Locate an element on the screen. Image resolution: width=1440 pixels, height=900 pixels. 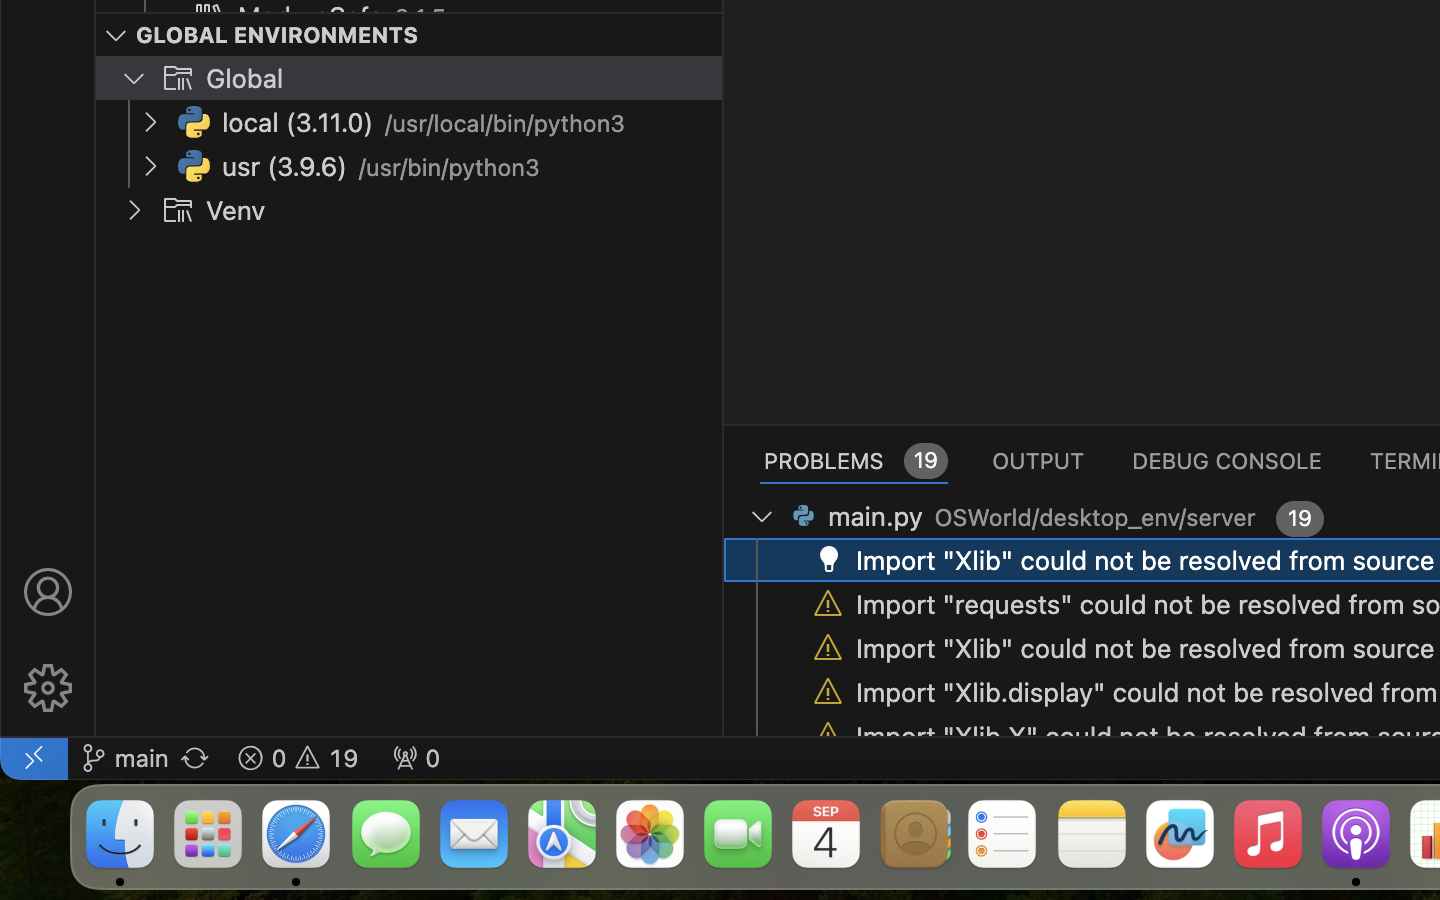
'usr (3.9.6)' is located at coordinates (283, 167).